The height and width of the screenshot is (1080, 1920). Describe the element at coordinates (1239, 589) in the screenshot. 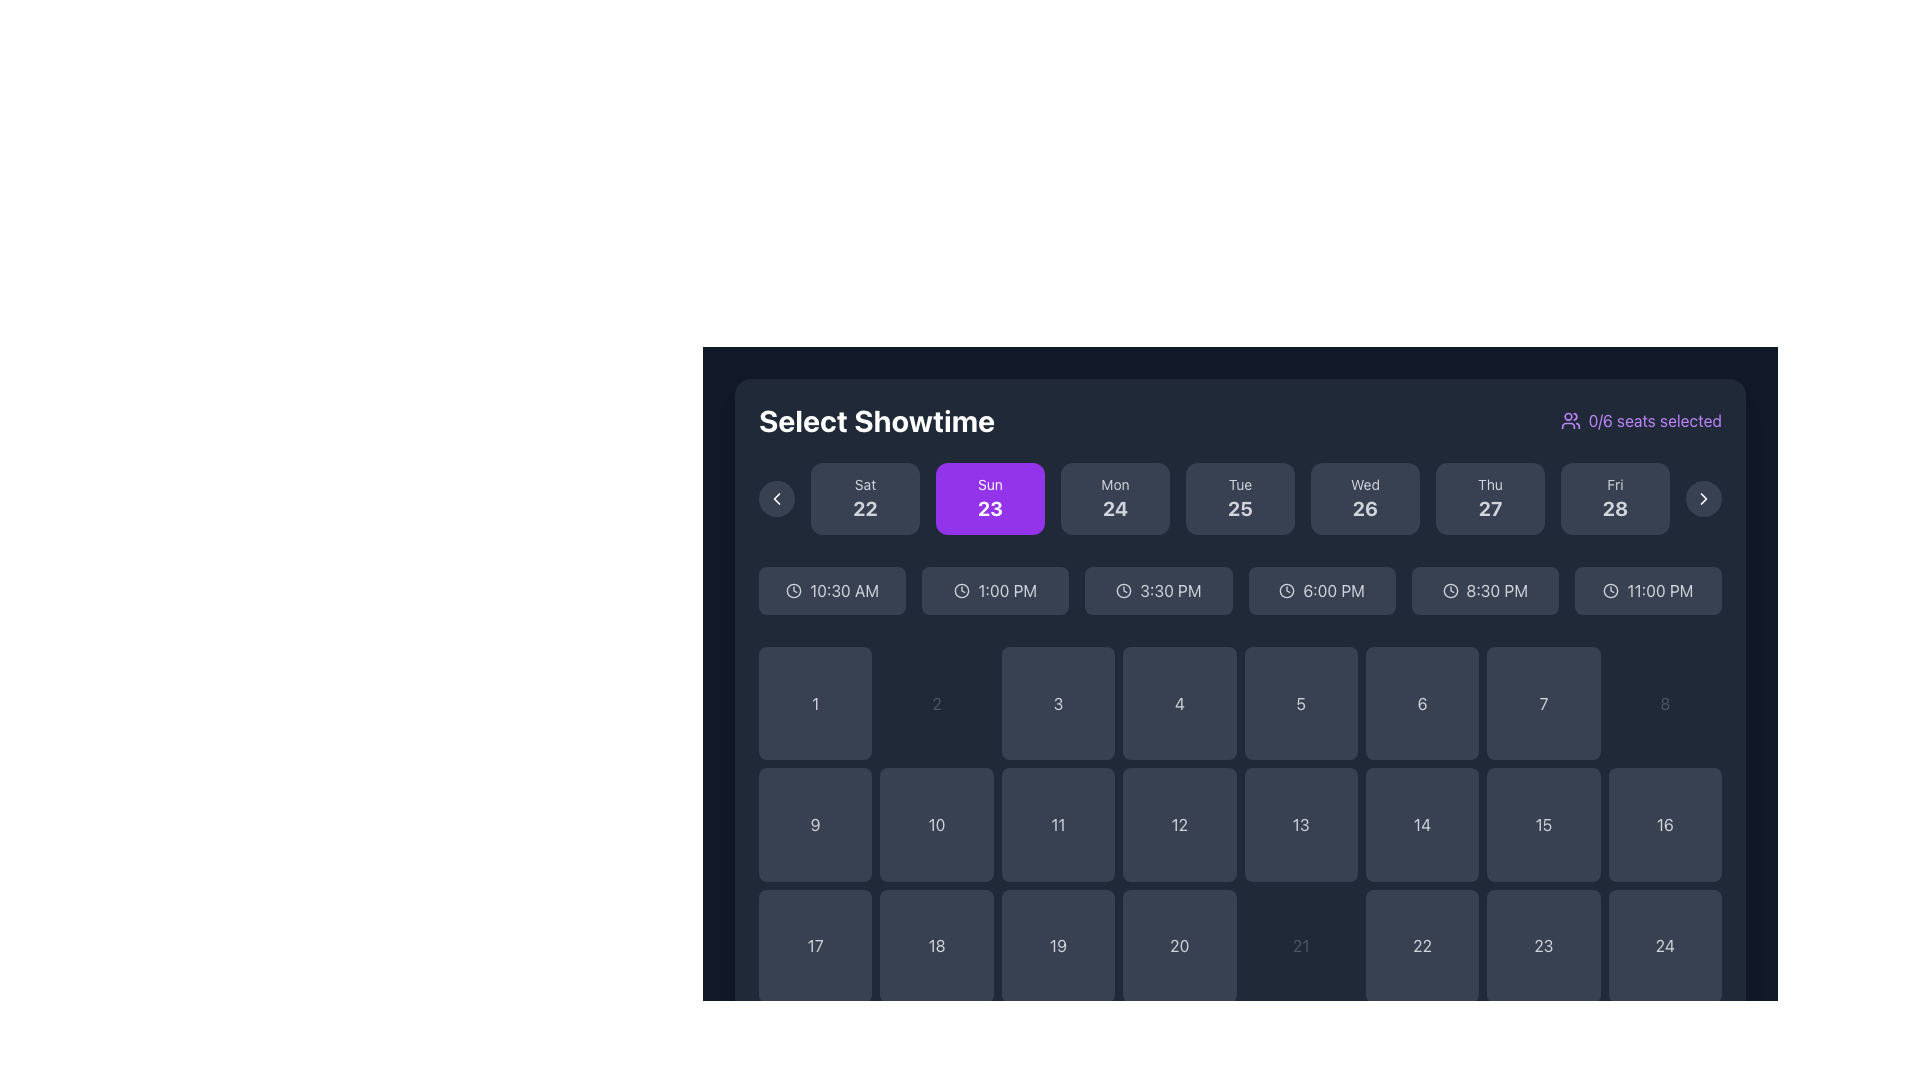

I see `the button in the horizontal group of clickable buttons for selecting a time slot, located beneath the title 'Select Showtime'` at that location.